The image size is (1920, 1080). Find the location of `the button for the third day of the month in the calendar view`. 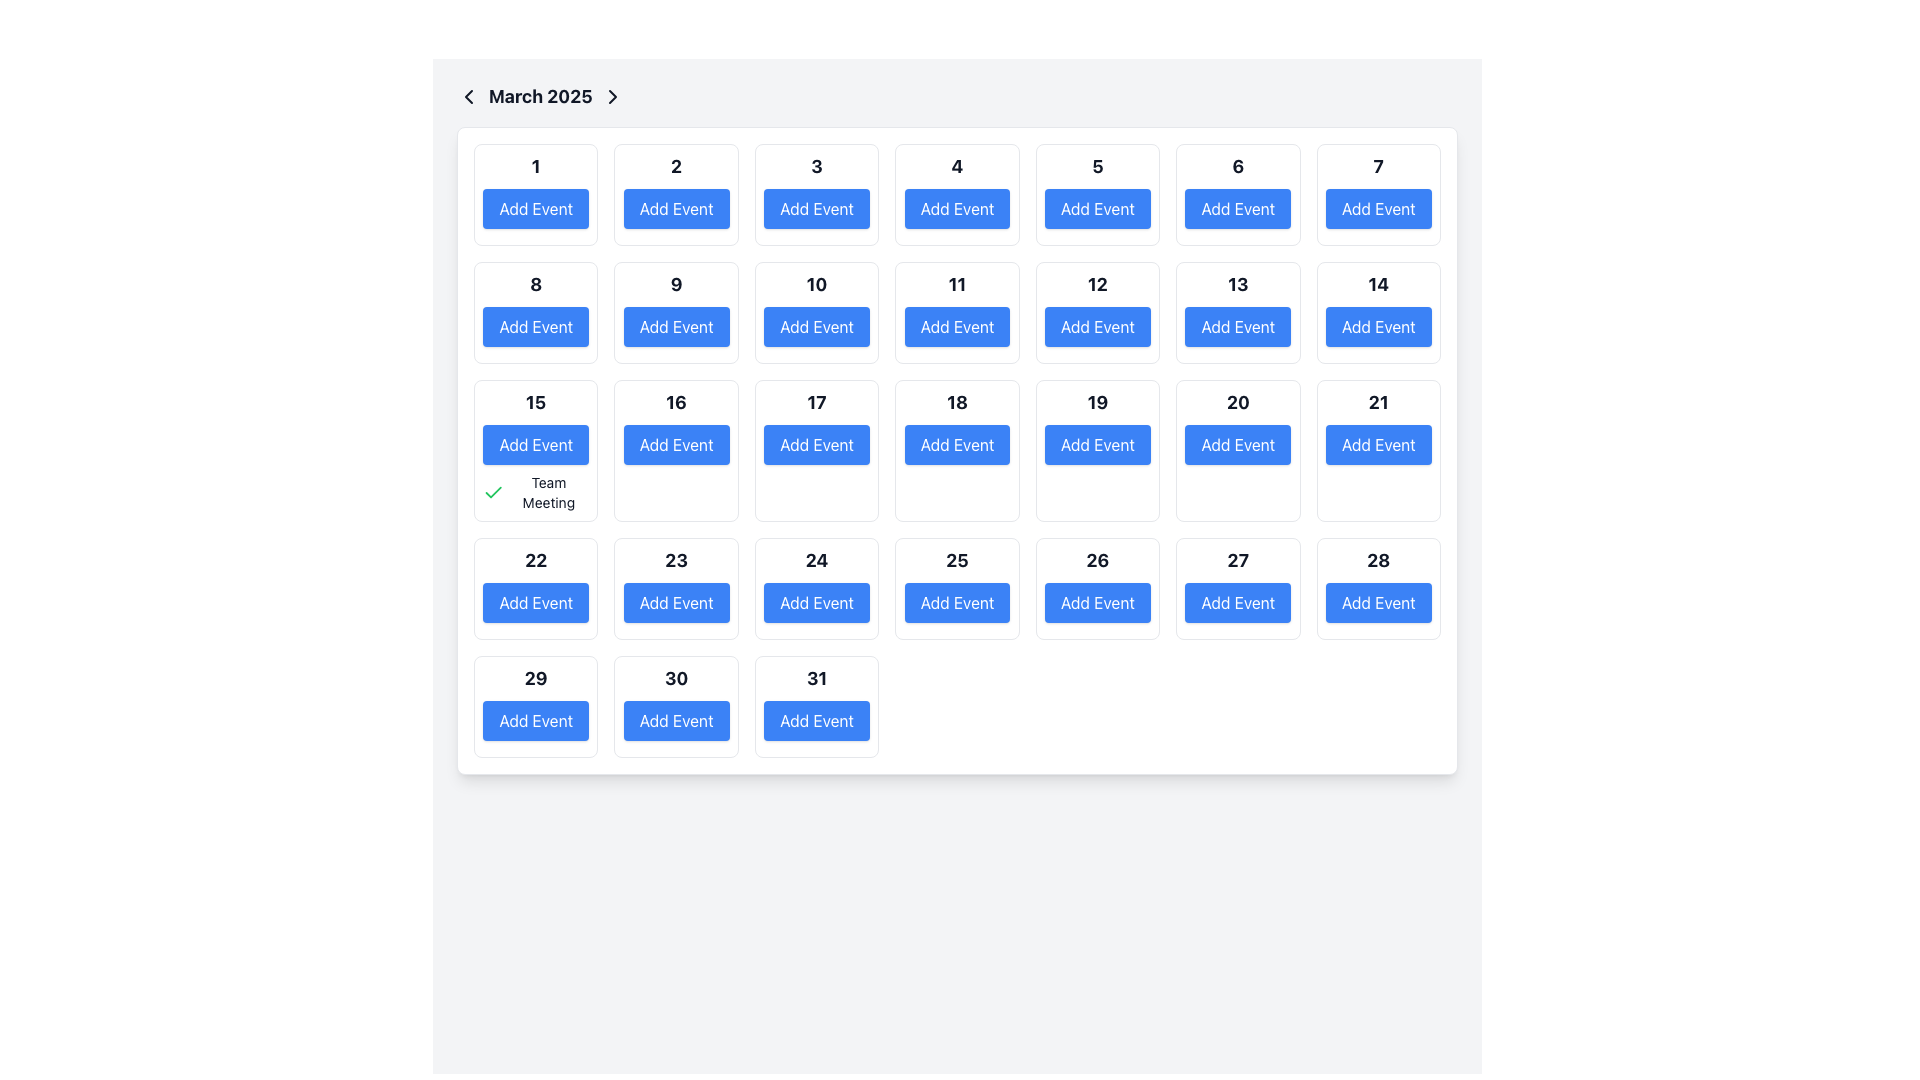

the button for the third day of the month in the calendar view is located at coordinates (817, 195).